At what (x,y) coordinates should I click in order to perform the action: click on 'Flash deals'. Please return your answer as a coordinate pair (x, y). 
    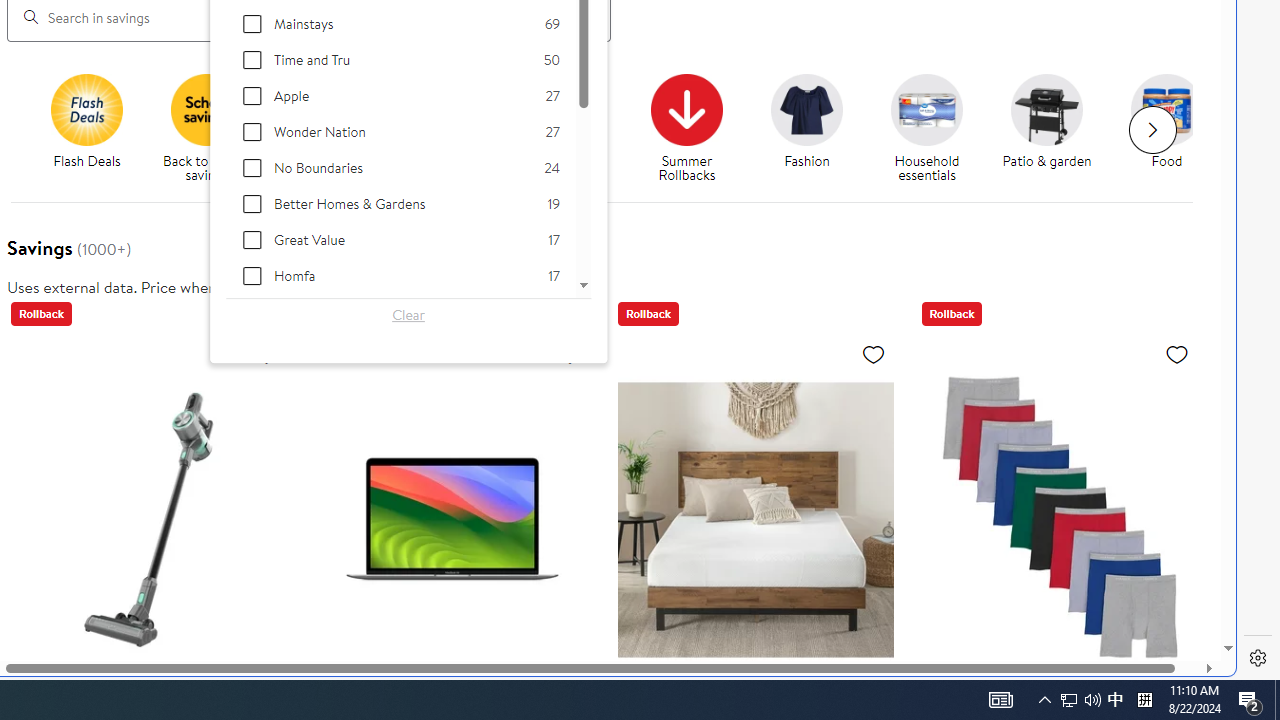
    Looking at the image, I should click on (86, 109).